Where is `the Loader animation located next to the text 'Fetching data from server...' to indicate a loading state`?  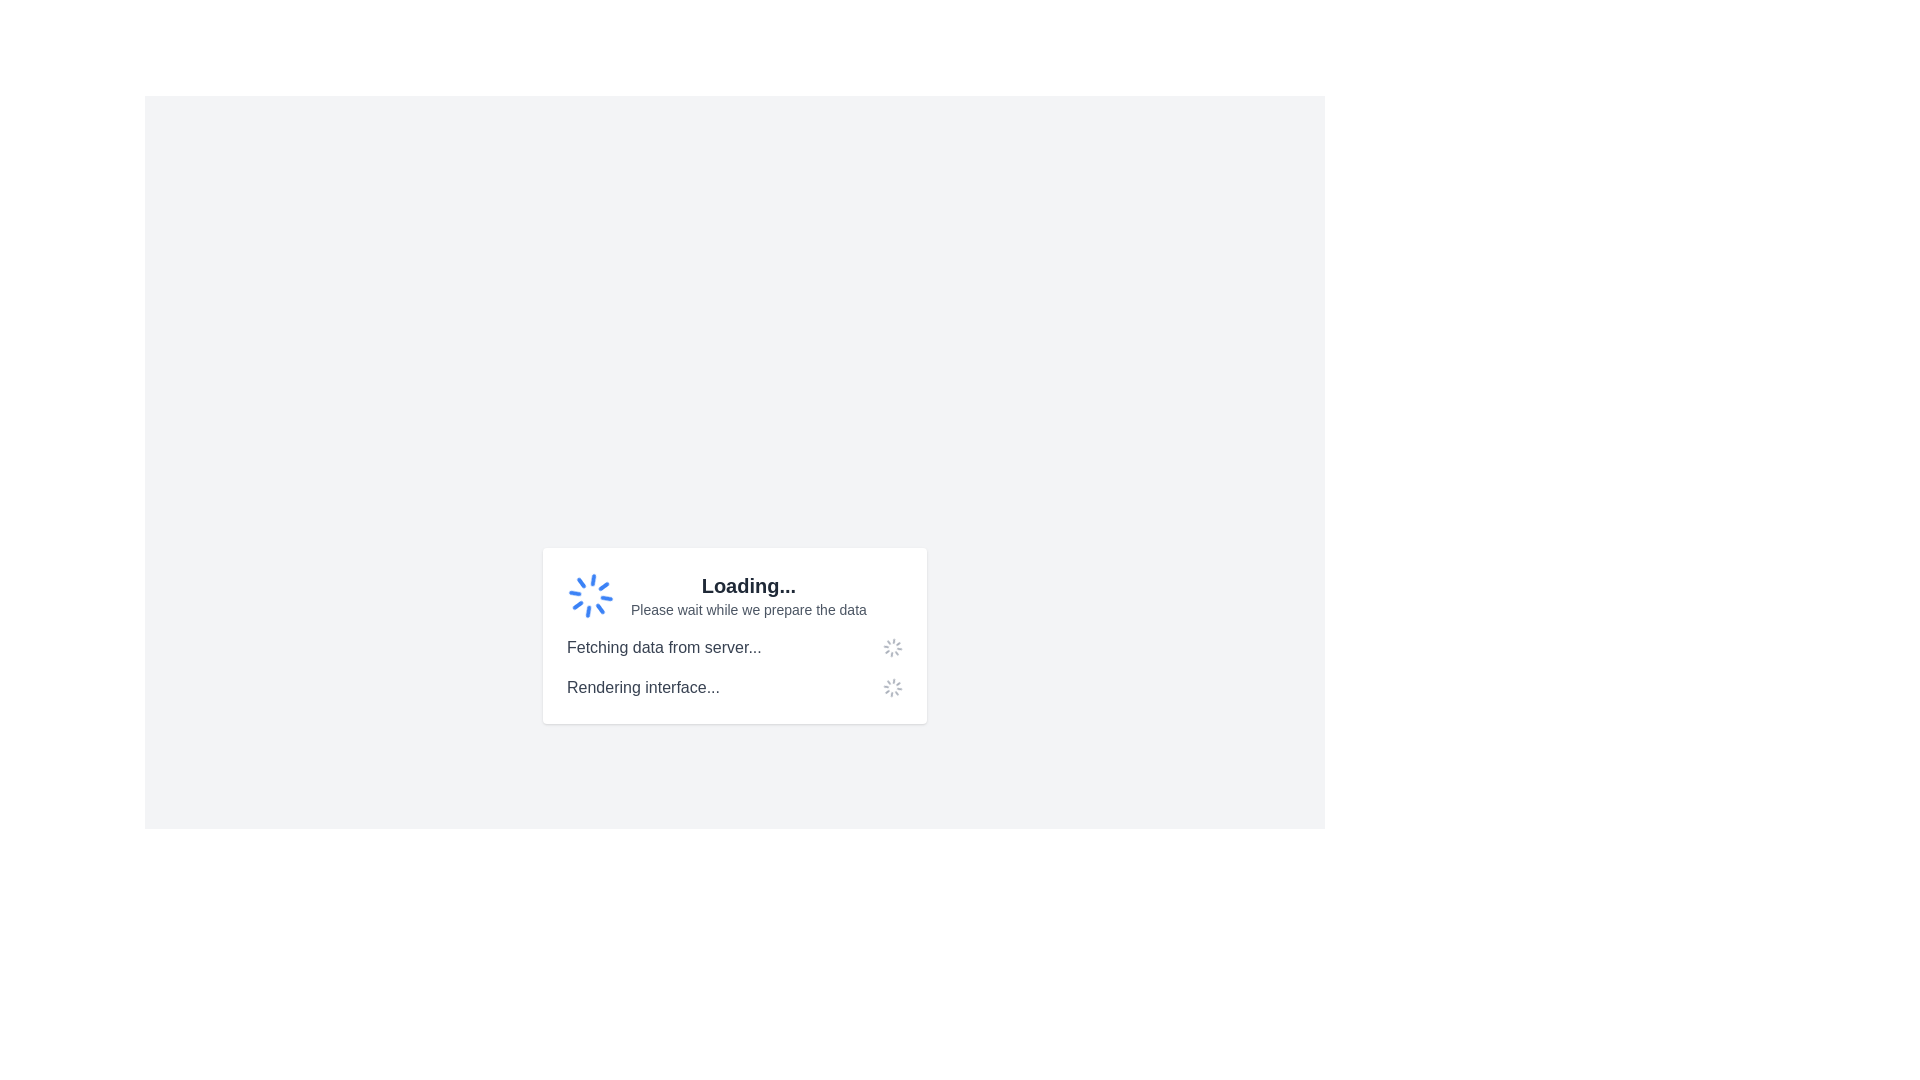 the Loader animation located next to the text 'Fetching data from server...' to indicate a loading state is located at coordinates (891, 648).